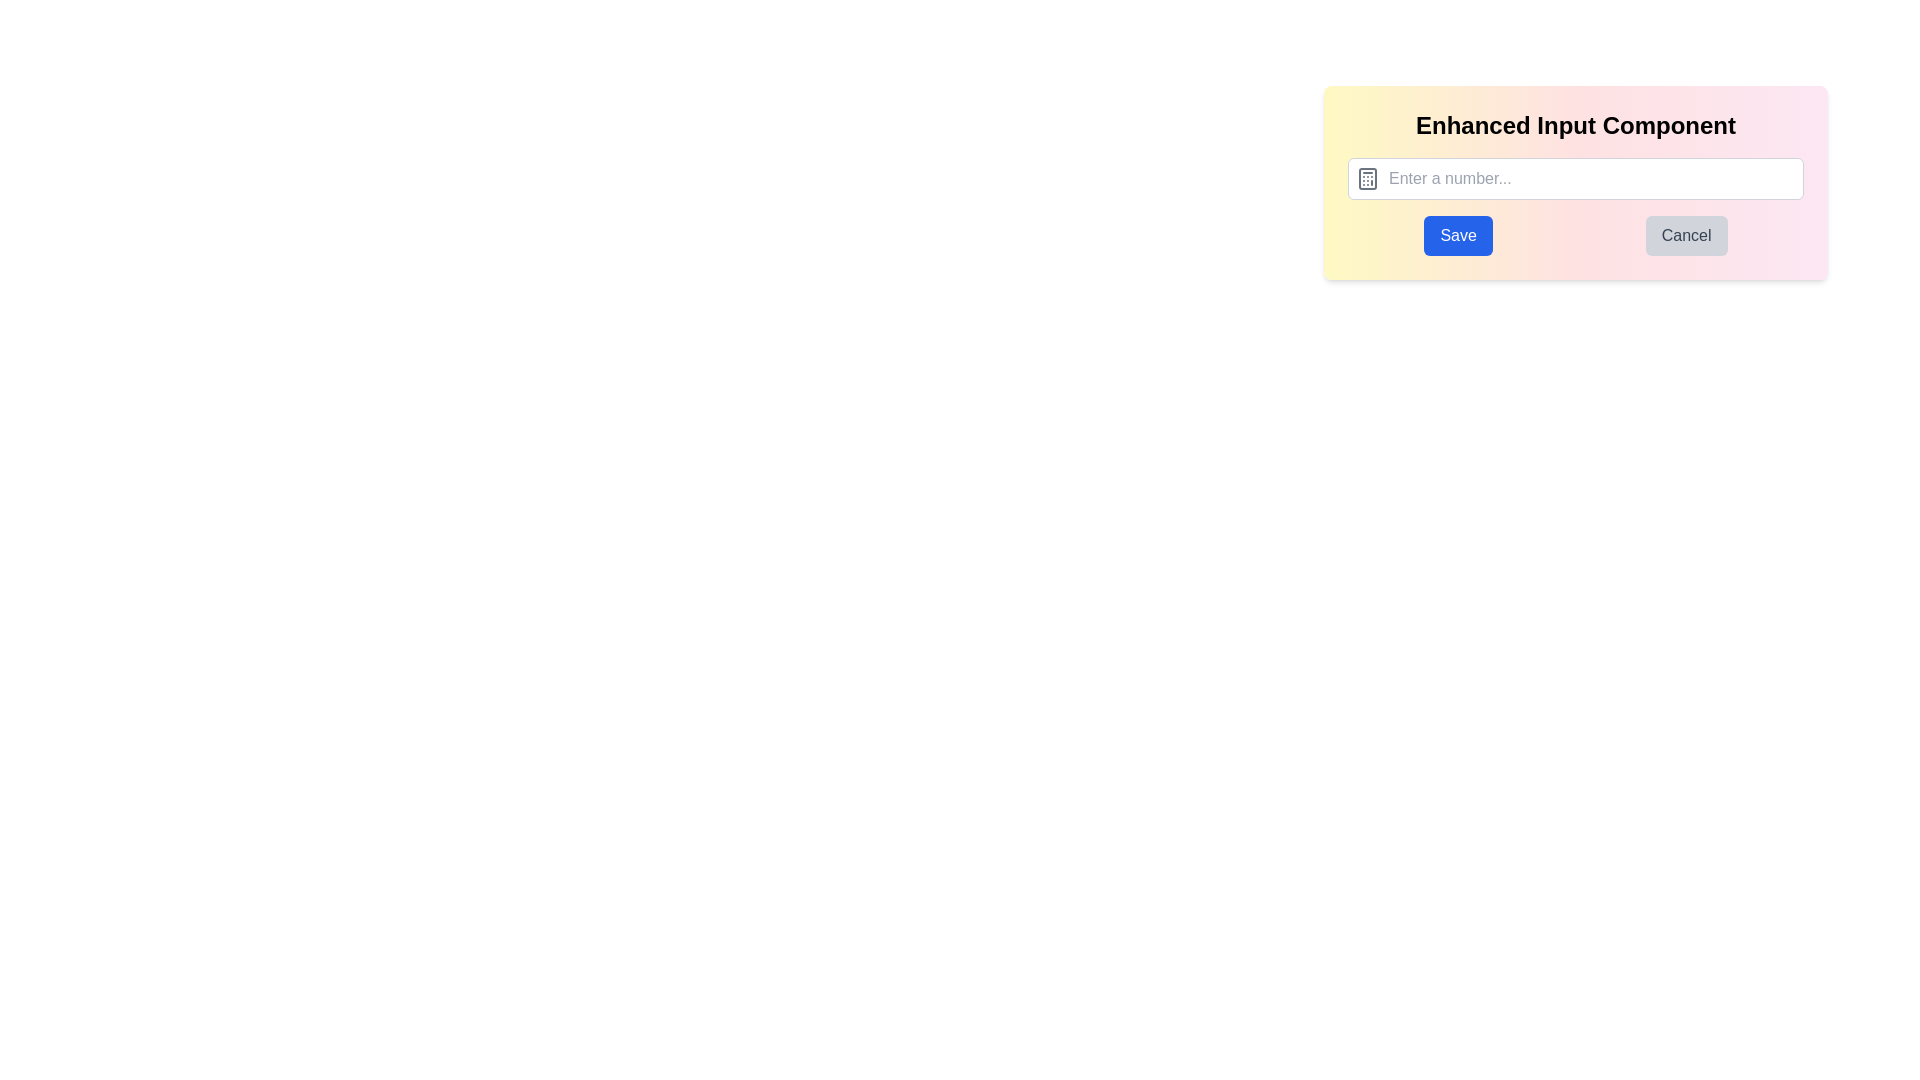 The image size is (1920, 1080). I want to click on the 'Cancel' button, which is a light gray button with dark gray text located to the right of the 'Save' button in the 'Enhanced Input Component' panel, so click(1685, 234).